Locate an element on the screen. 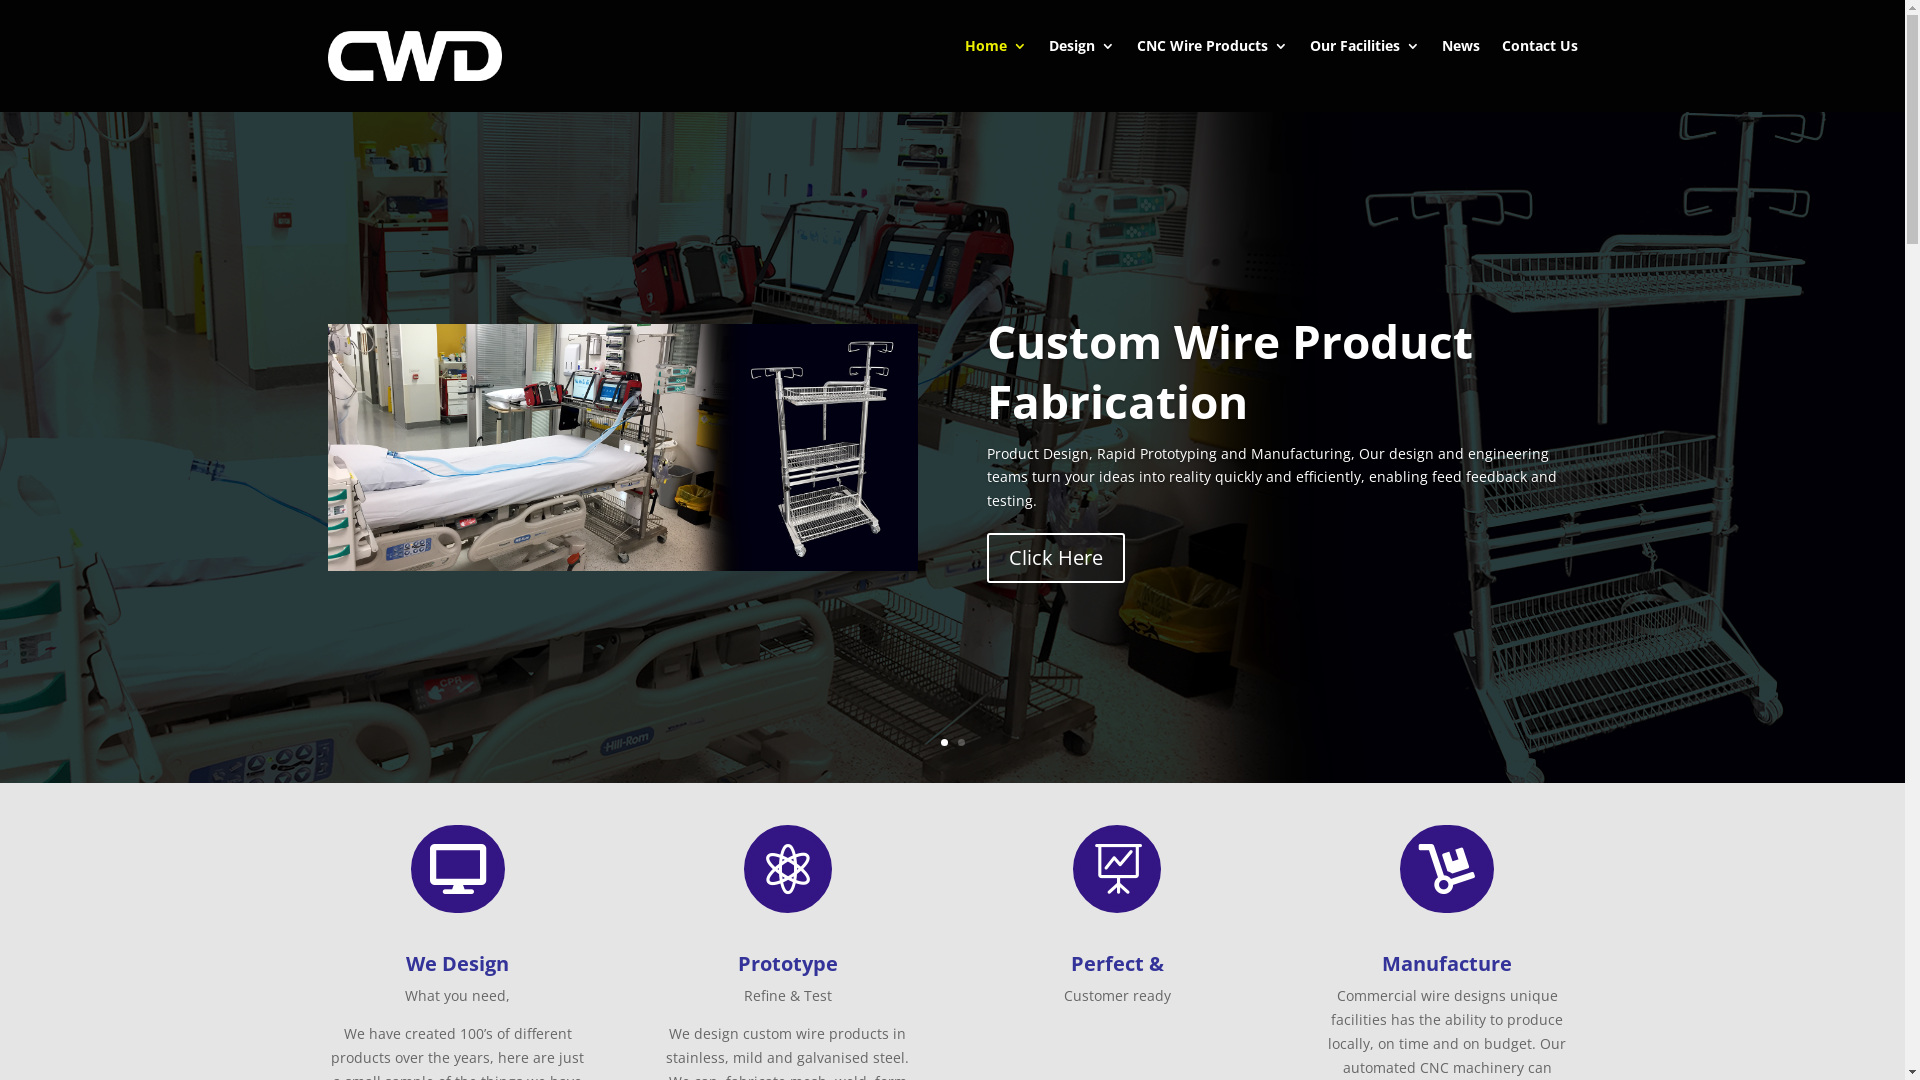  'Home' is located at coordinates (964, 49).